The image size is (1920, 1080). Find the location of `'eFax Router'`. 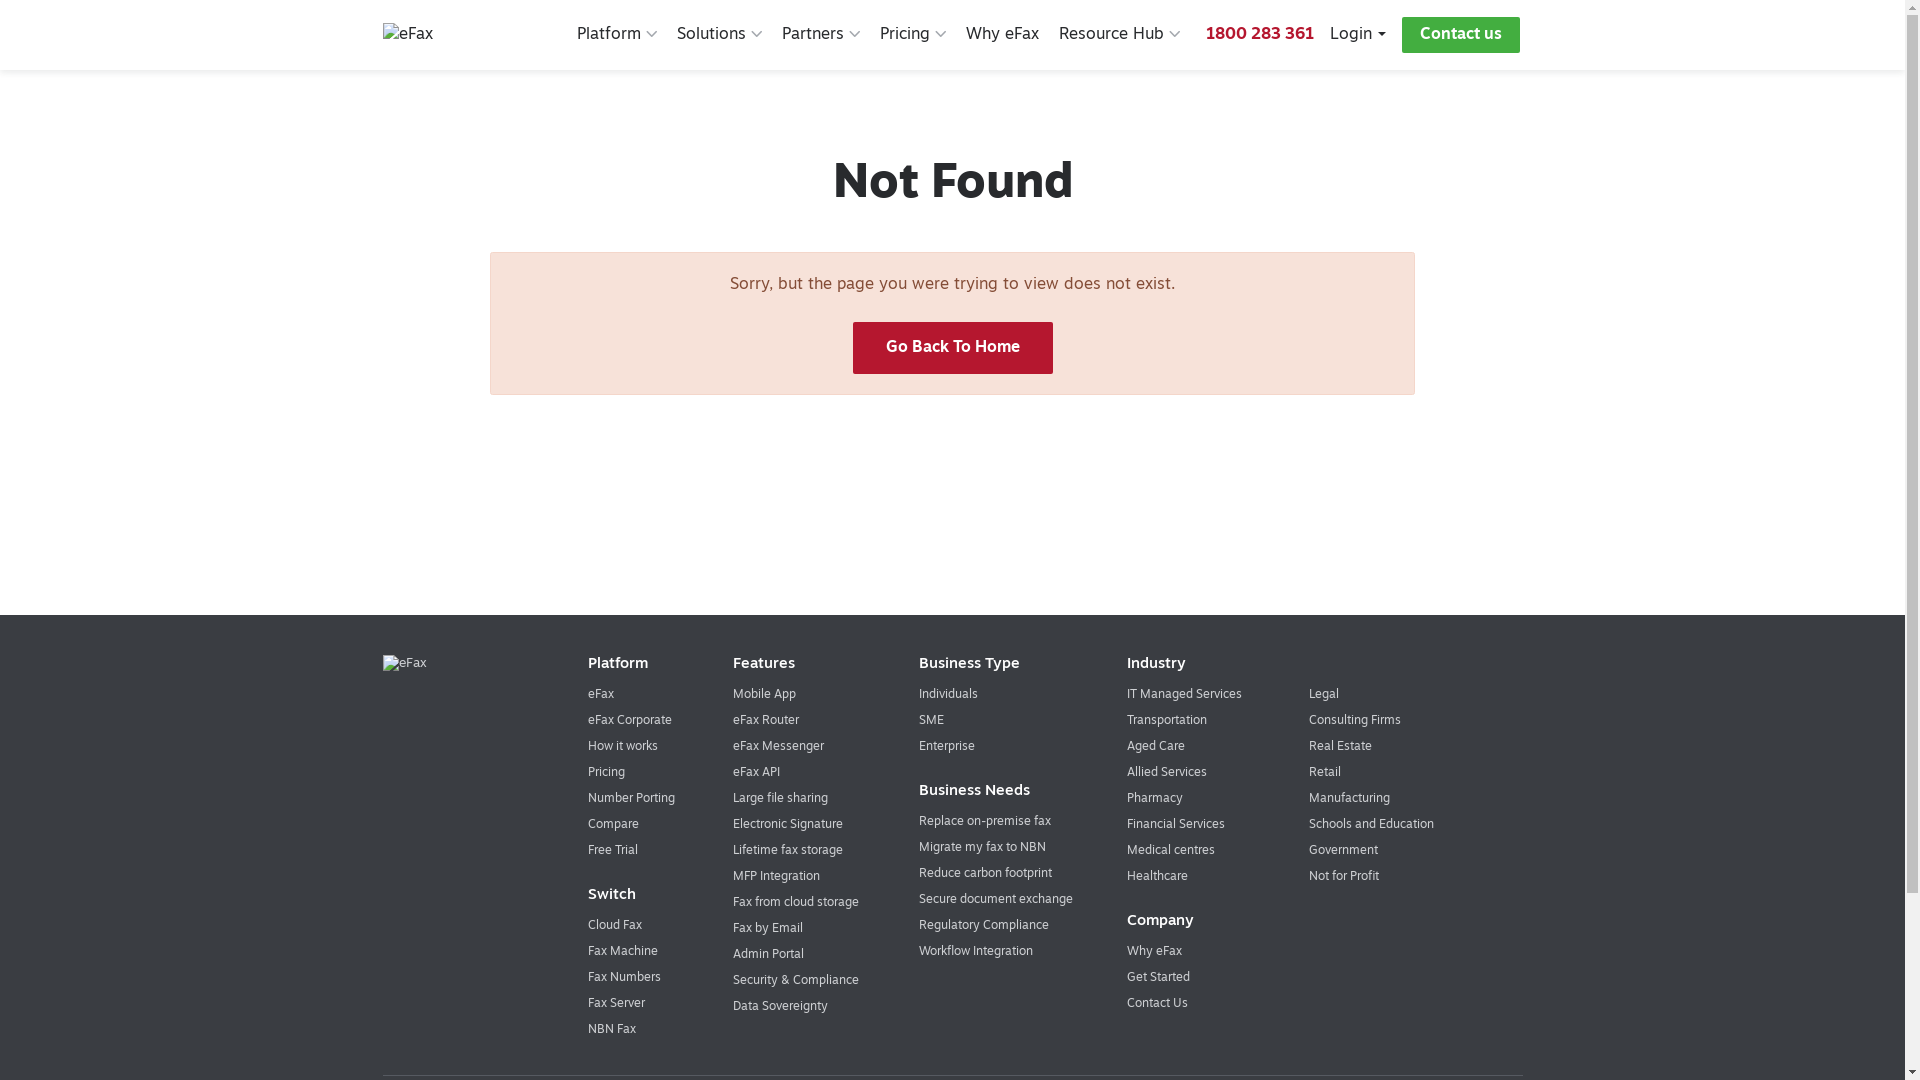

'eFax Router' is located at coordinates (765, 721).